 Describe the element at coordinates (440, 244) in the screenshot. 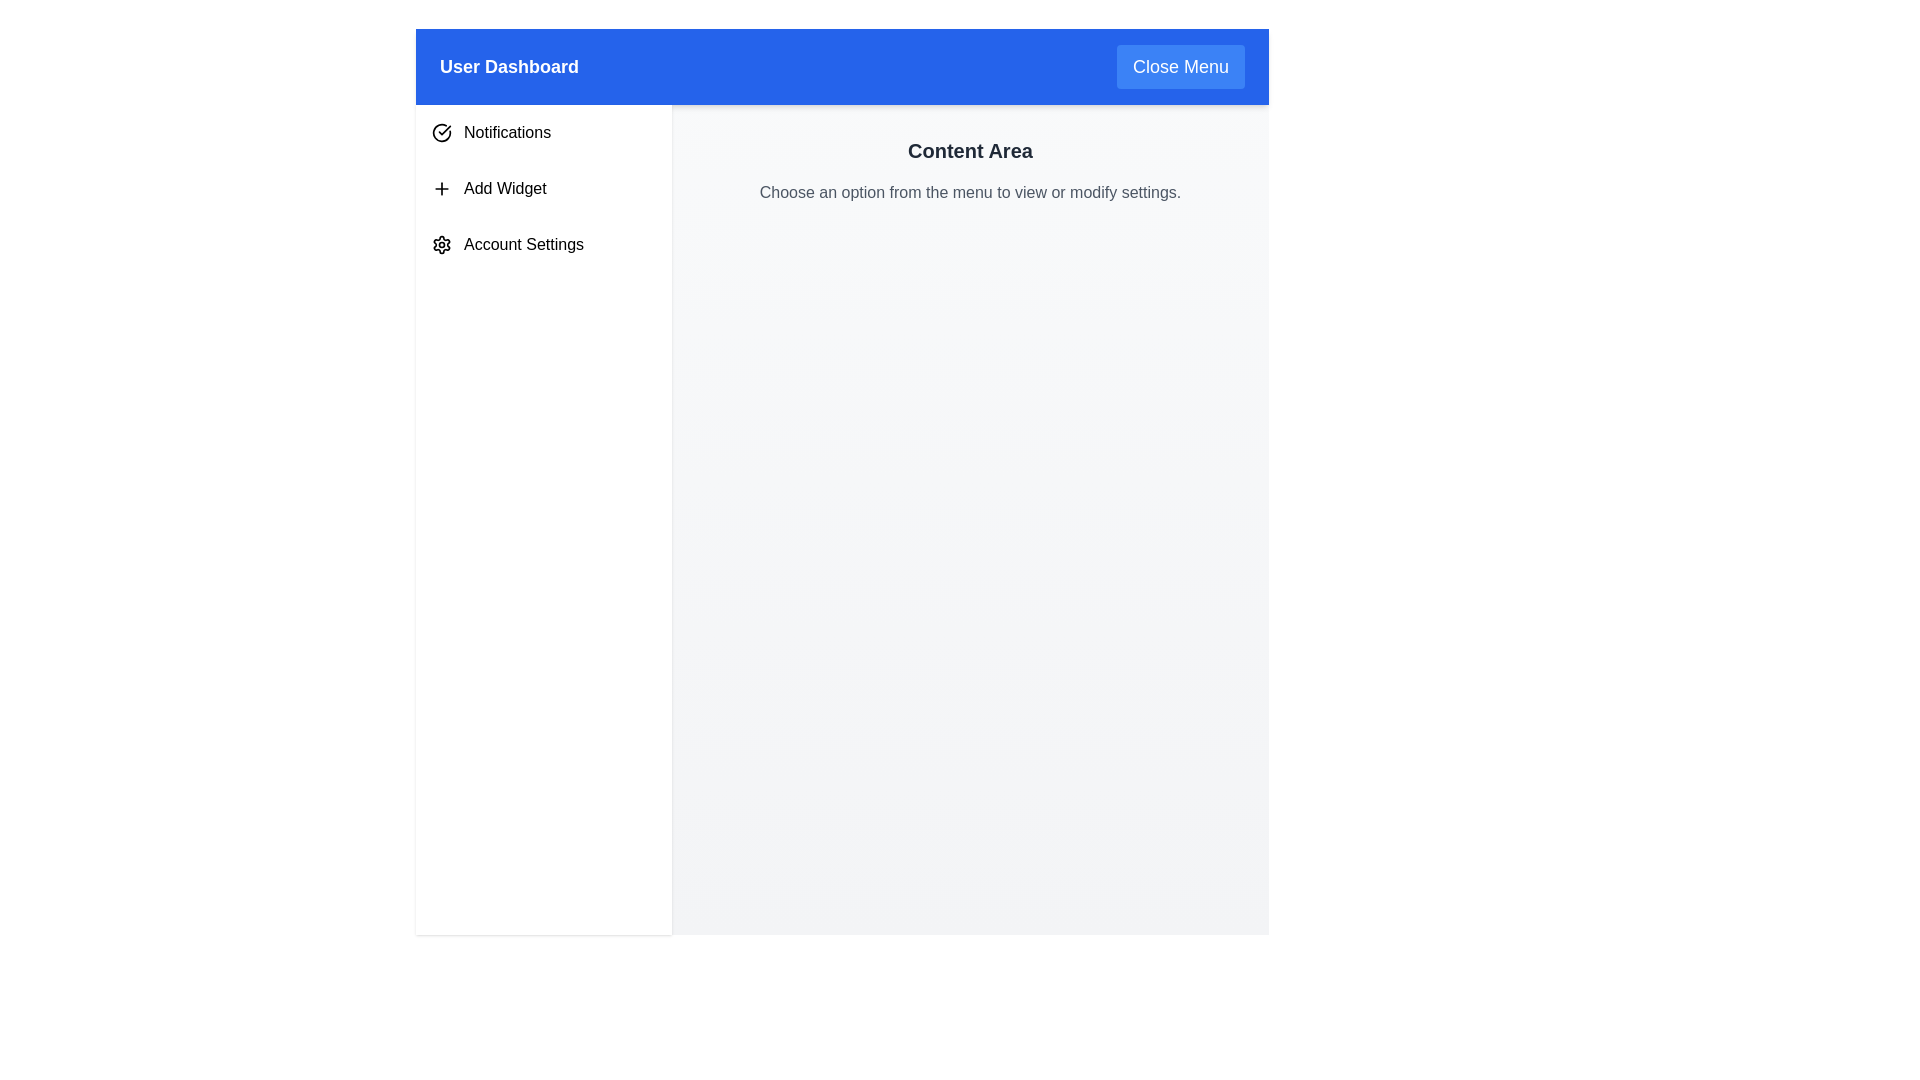

I see `the settings icon, which is a circular cogwheel shape outlined in black, located to the left of the 'Account Settings' label in the sidebar` at that location.